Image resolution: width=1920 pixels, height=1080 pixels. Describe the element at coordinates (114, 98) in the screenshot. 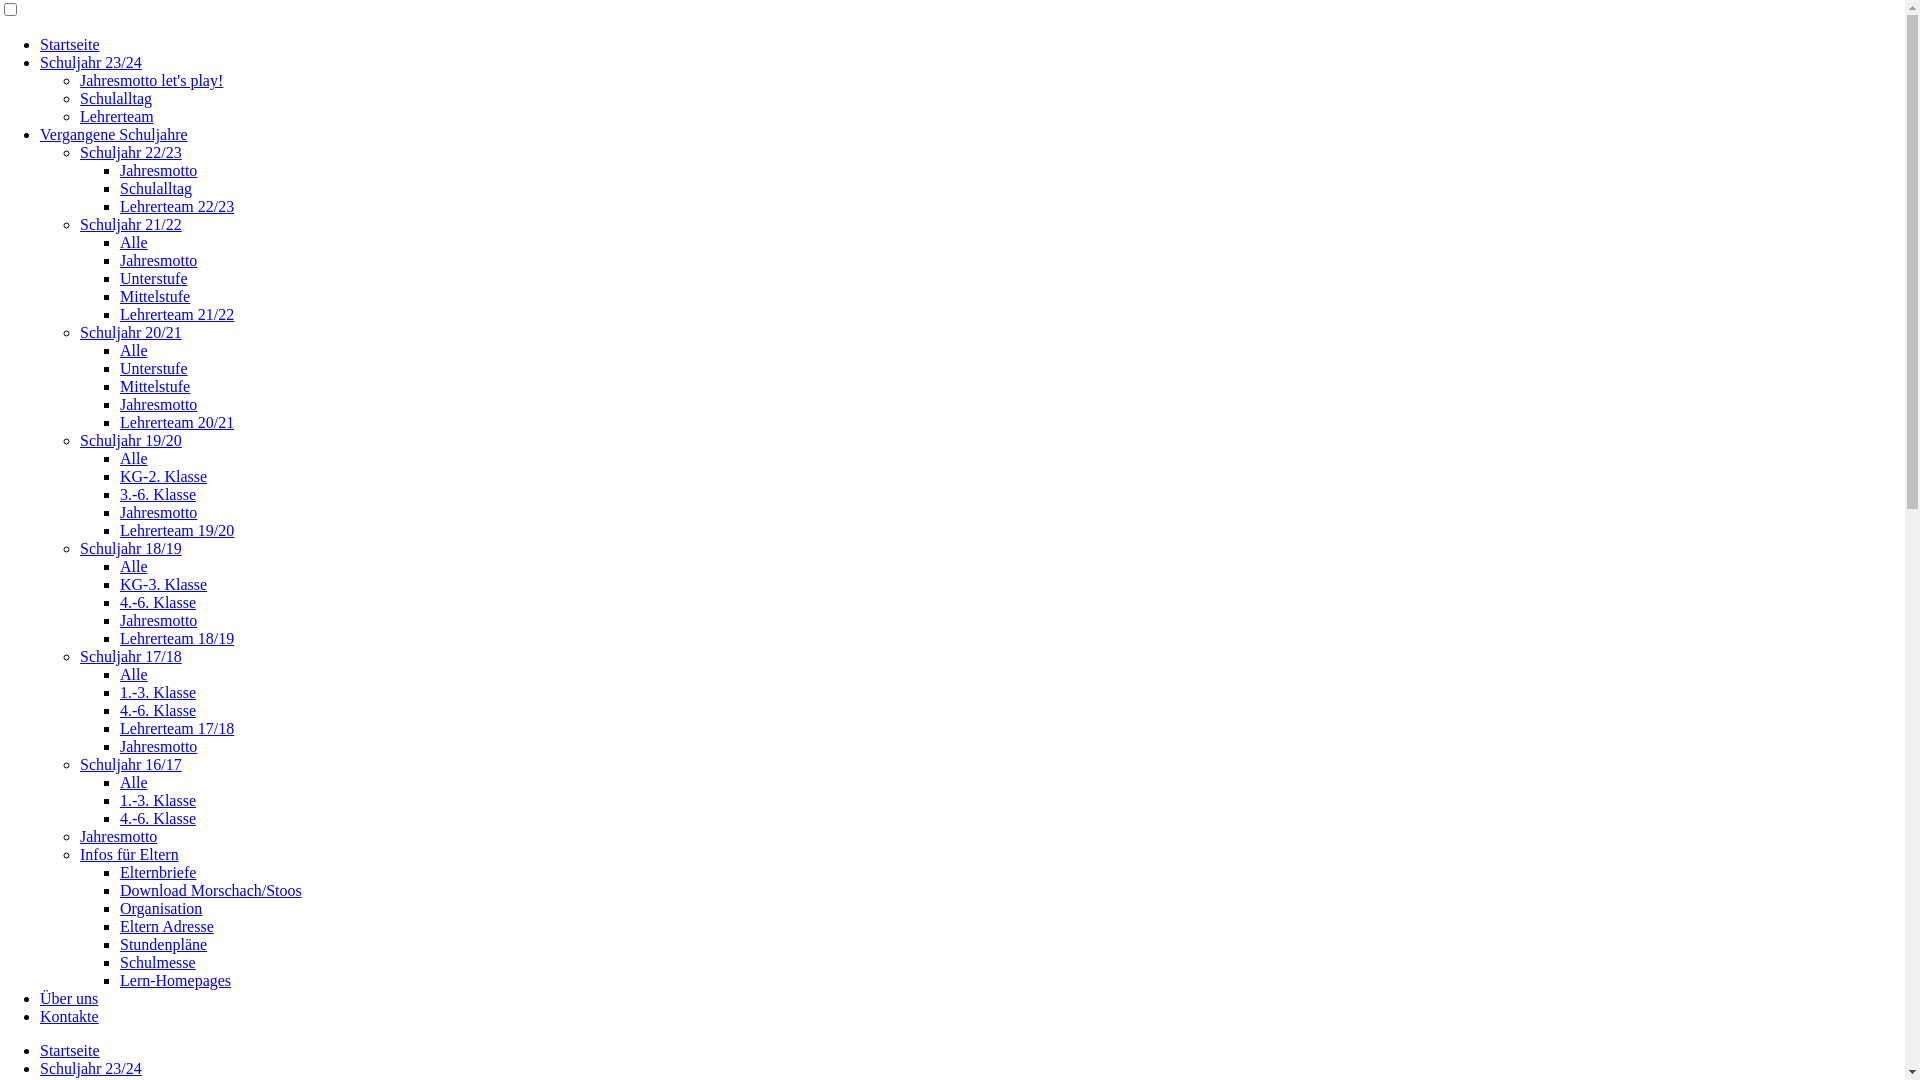

I see `'Schulalltag'` at that location.